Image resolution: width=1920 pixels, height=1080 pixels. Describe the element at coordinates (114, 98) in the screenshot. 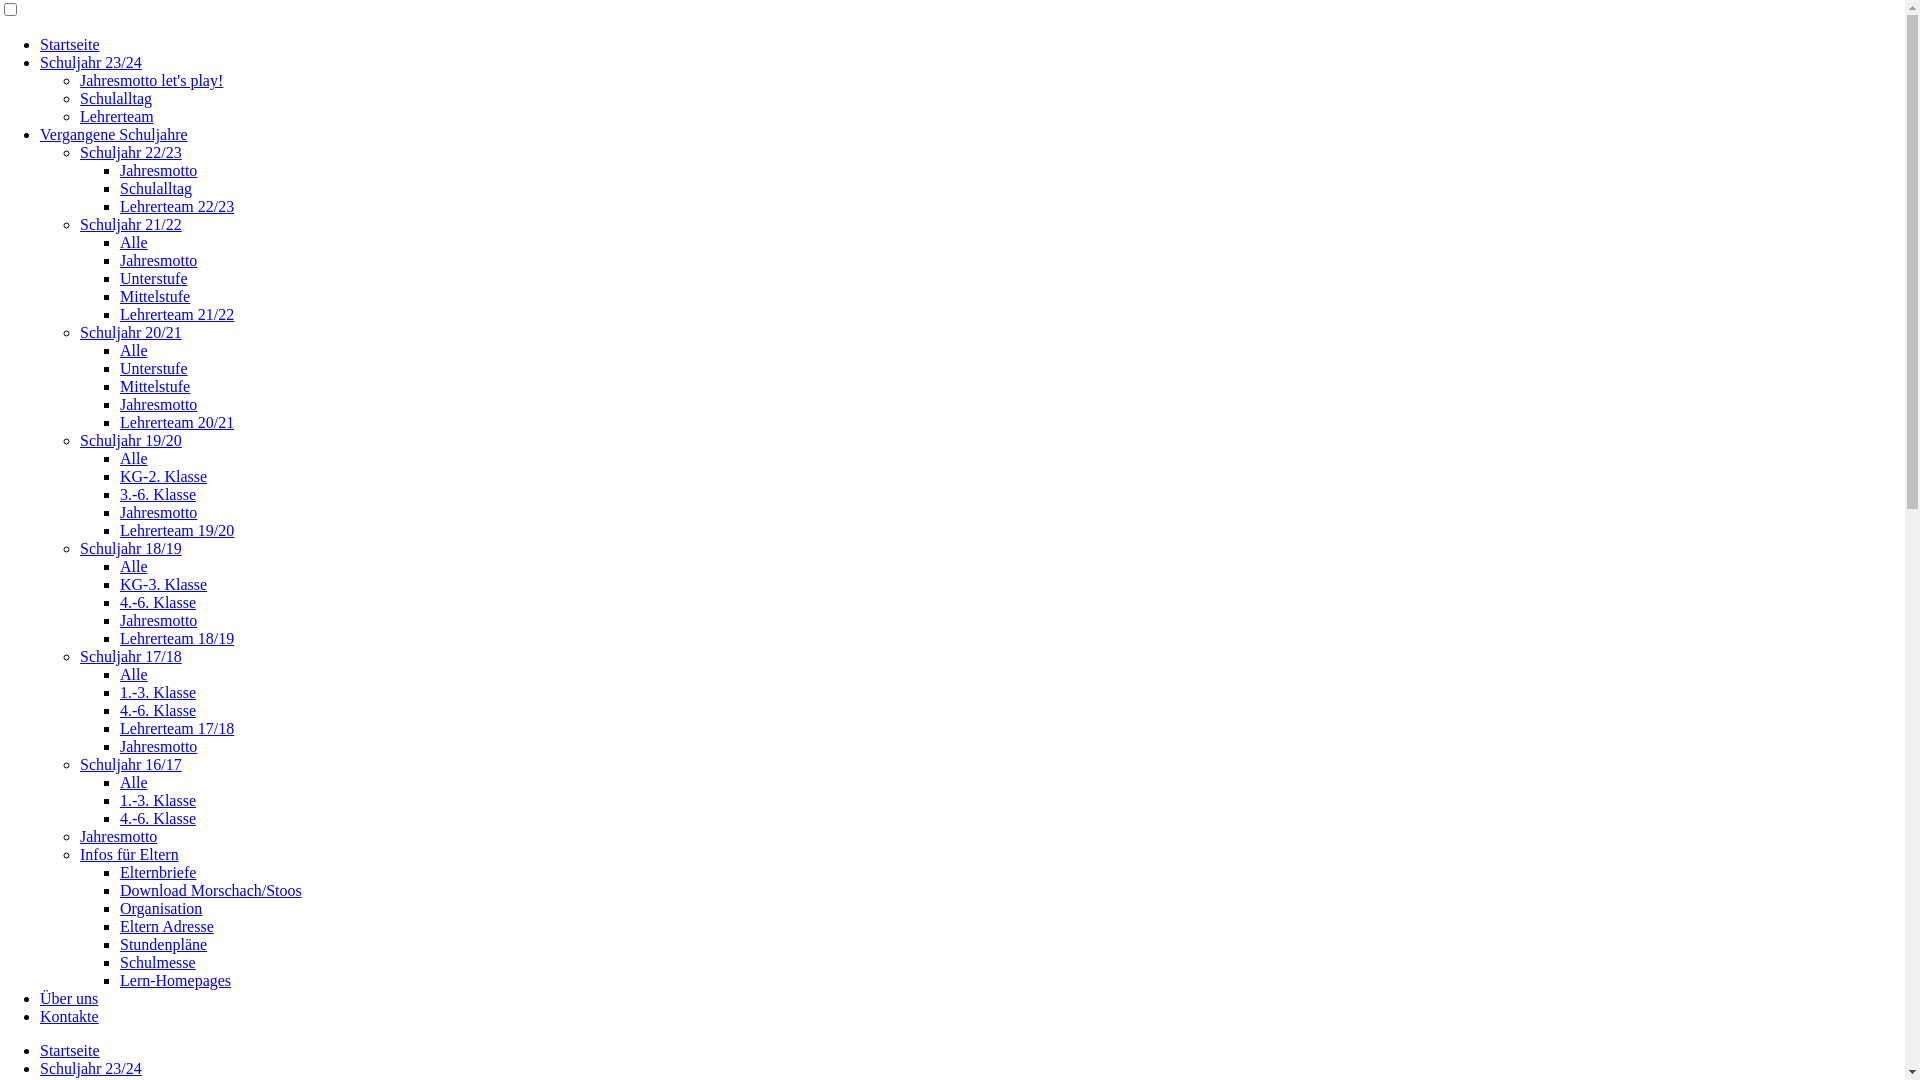

I see `'Schulalltag'` at that location.